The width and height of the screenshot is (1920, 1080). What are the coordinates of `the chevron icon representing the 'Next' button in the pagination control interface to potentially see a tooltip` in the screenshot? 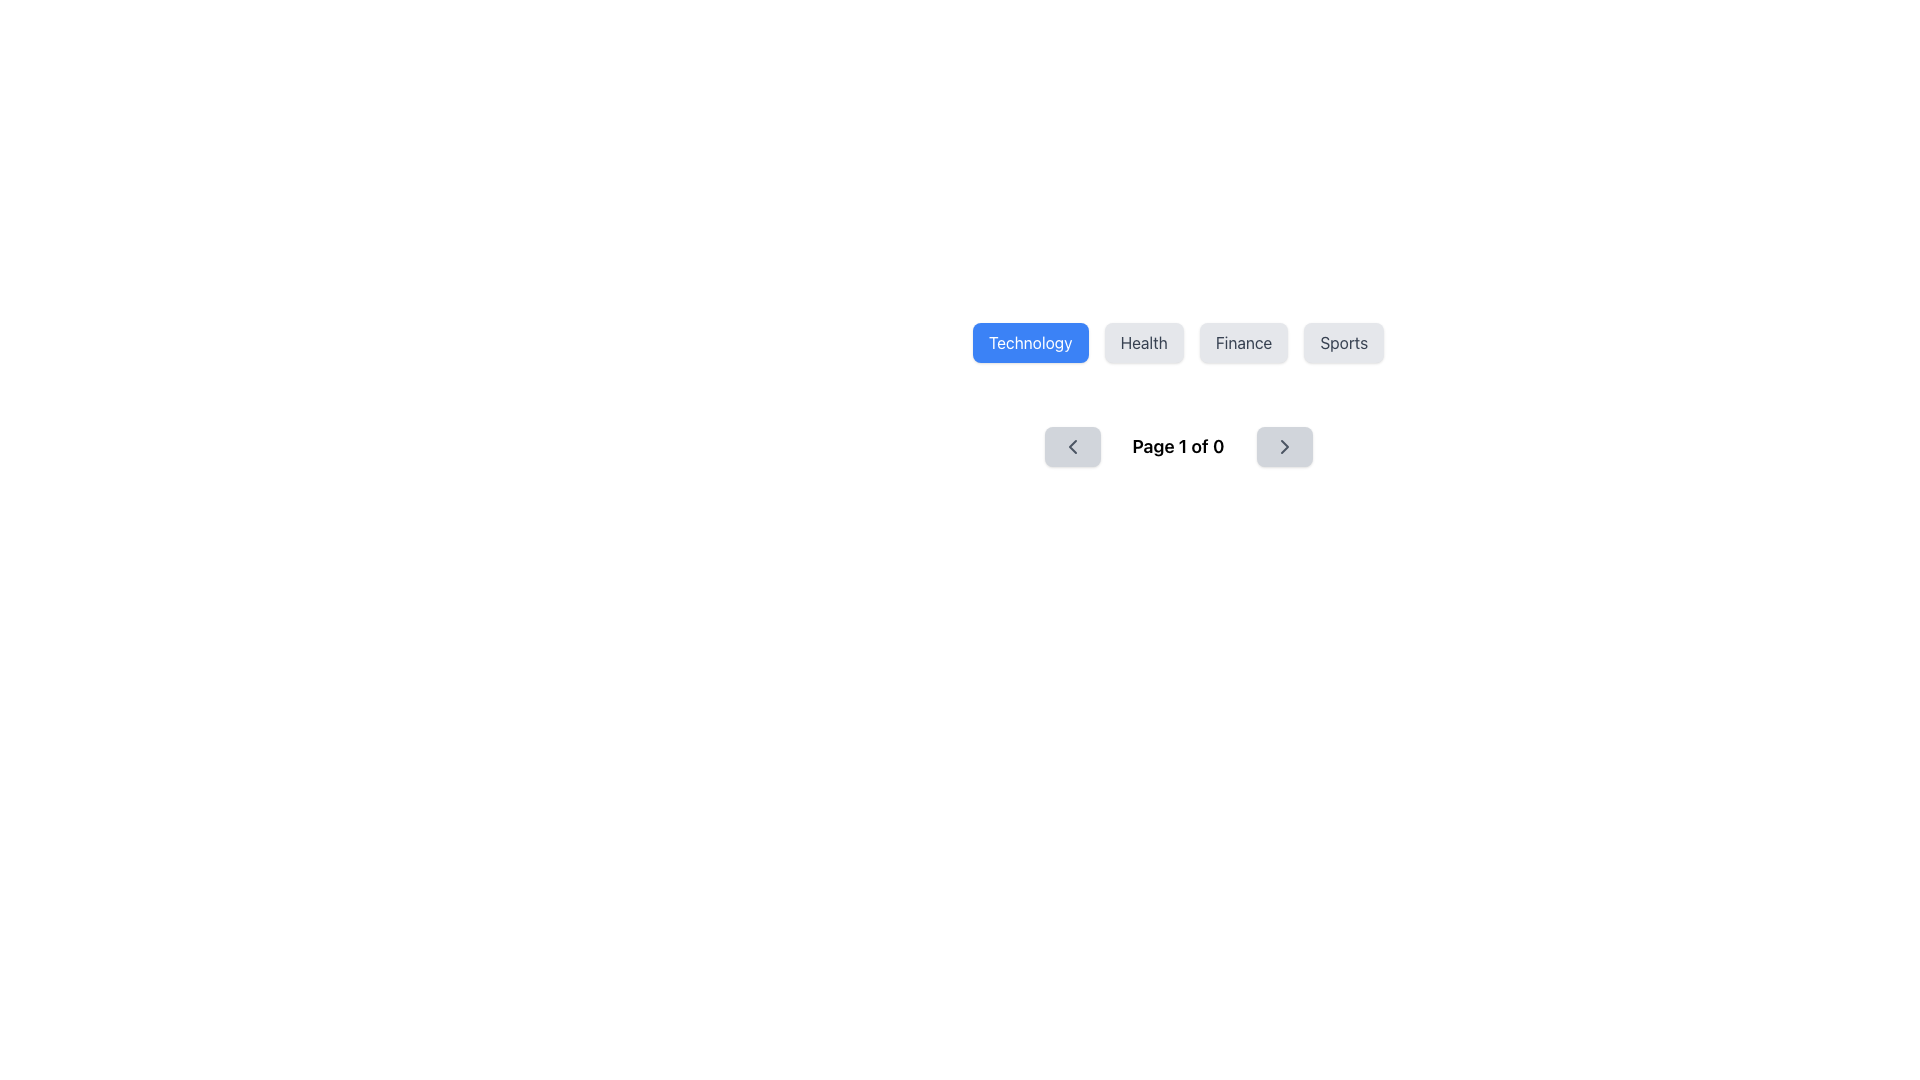 It's located at (1284, 446).